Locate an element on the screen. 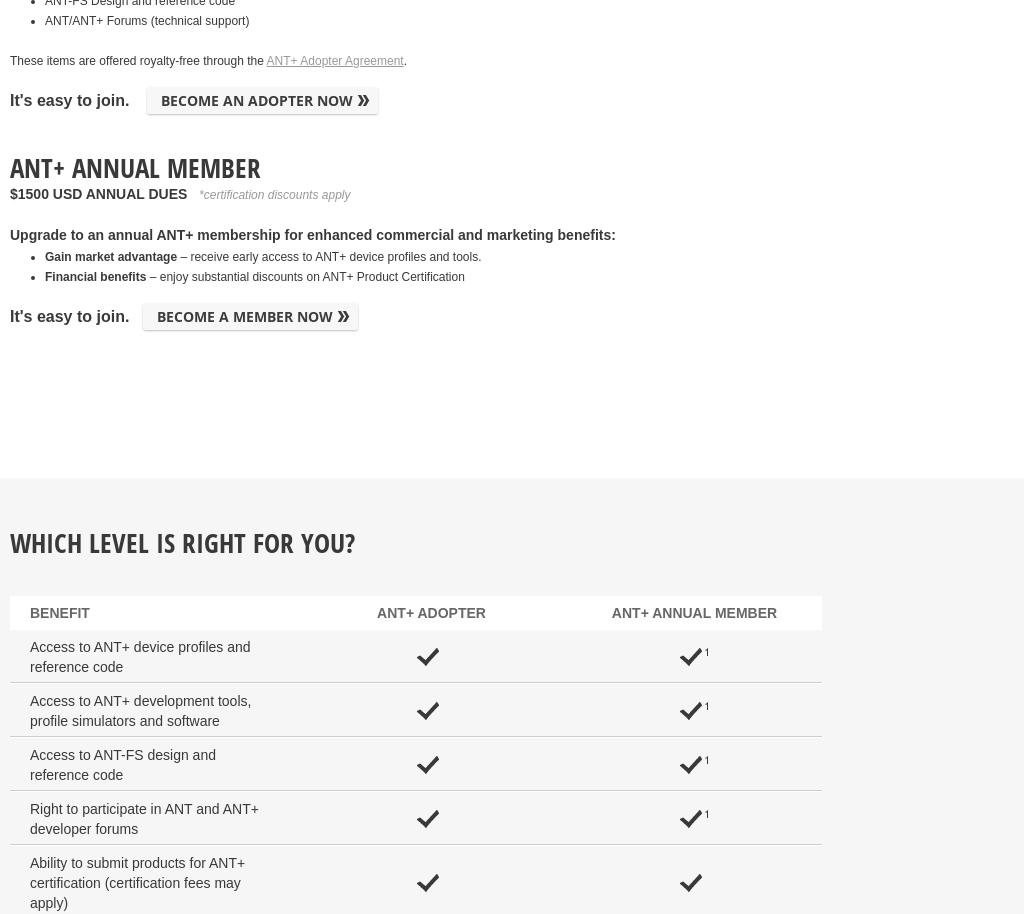 This screenshot has height=914, width=1024. 'Financial benefits' is located at coordinates (43, 277).